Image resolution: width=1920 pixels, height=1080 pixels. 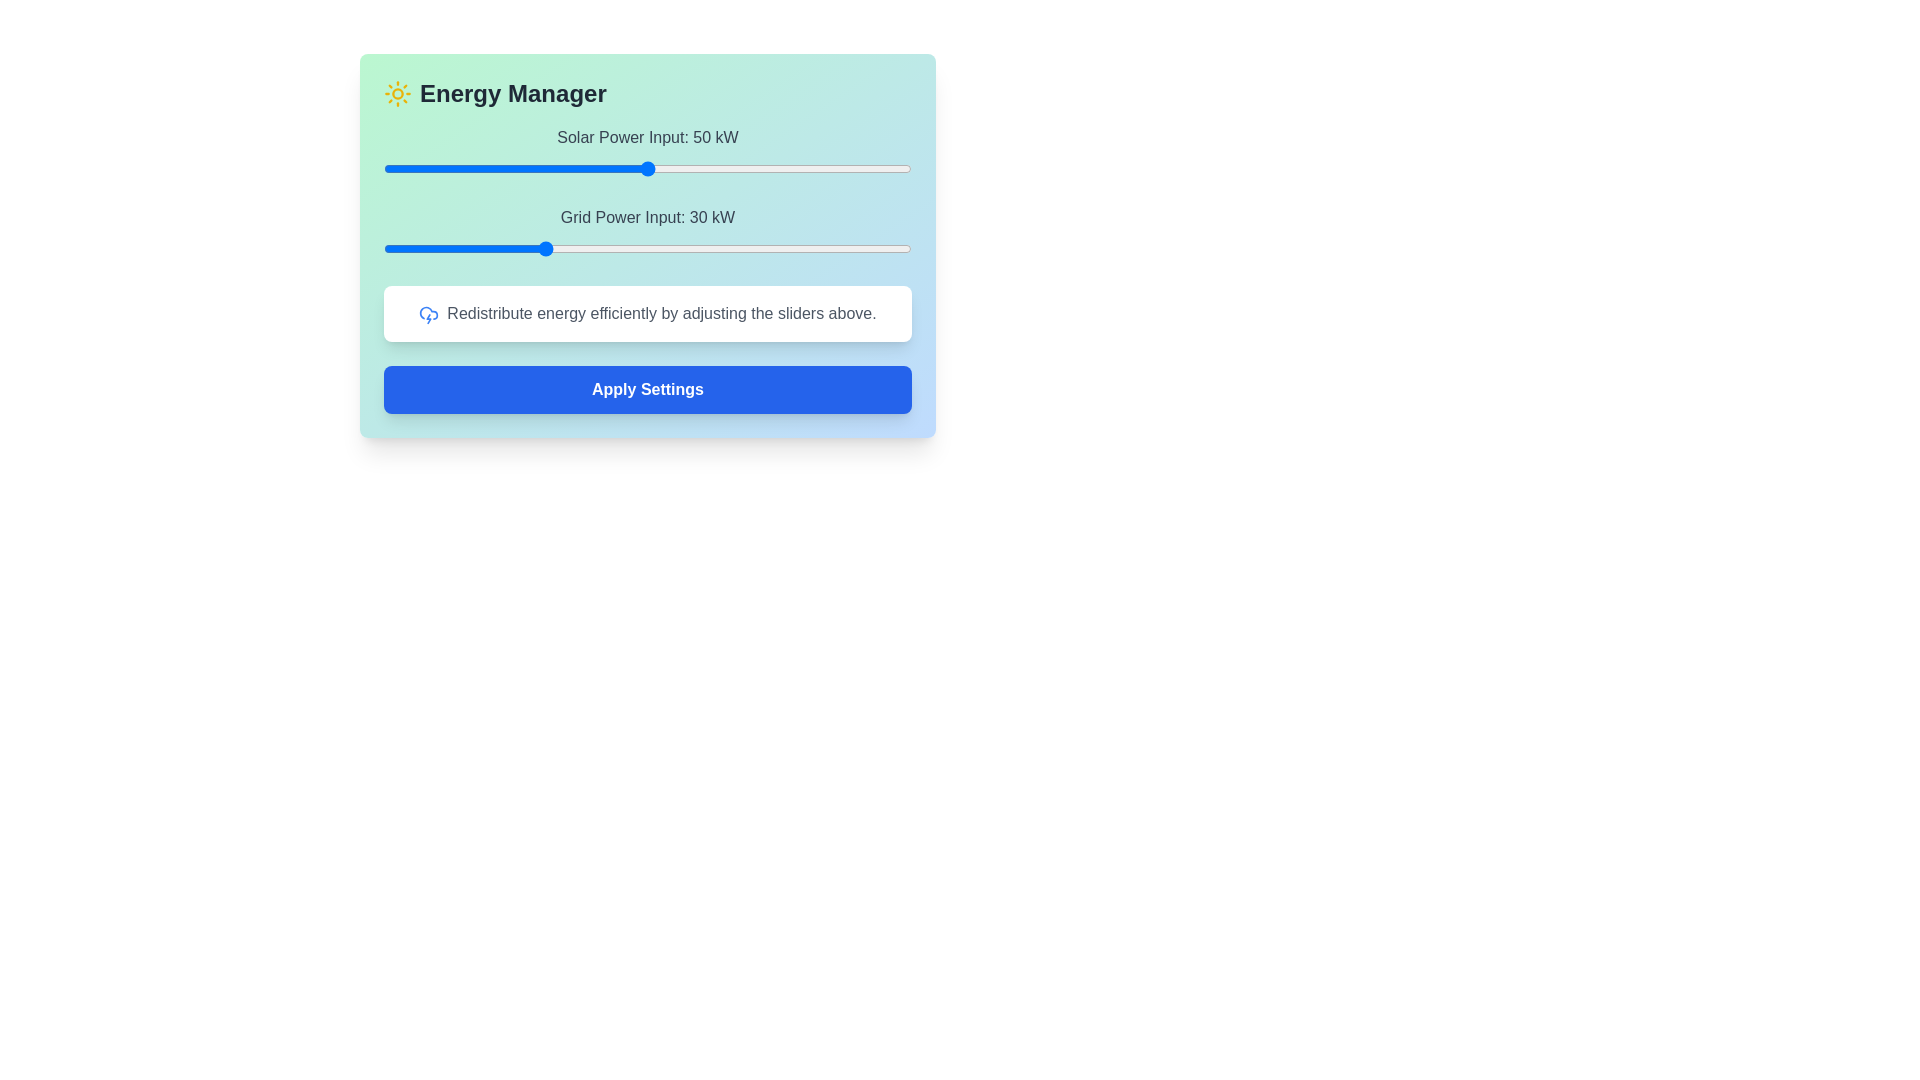 I want to click on the Grid Power Input slider to 48 kW, so click(x=636, y=248).